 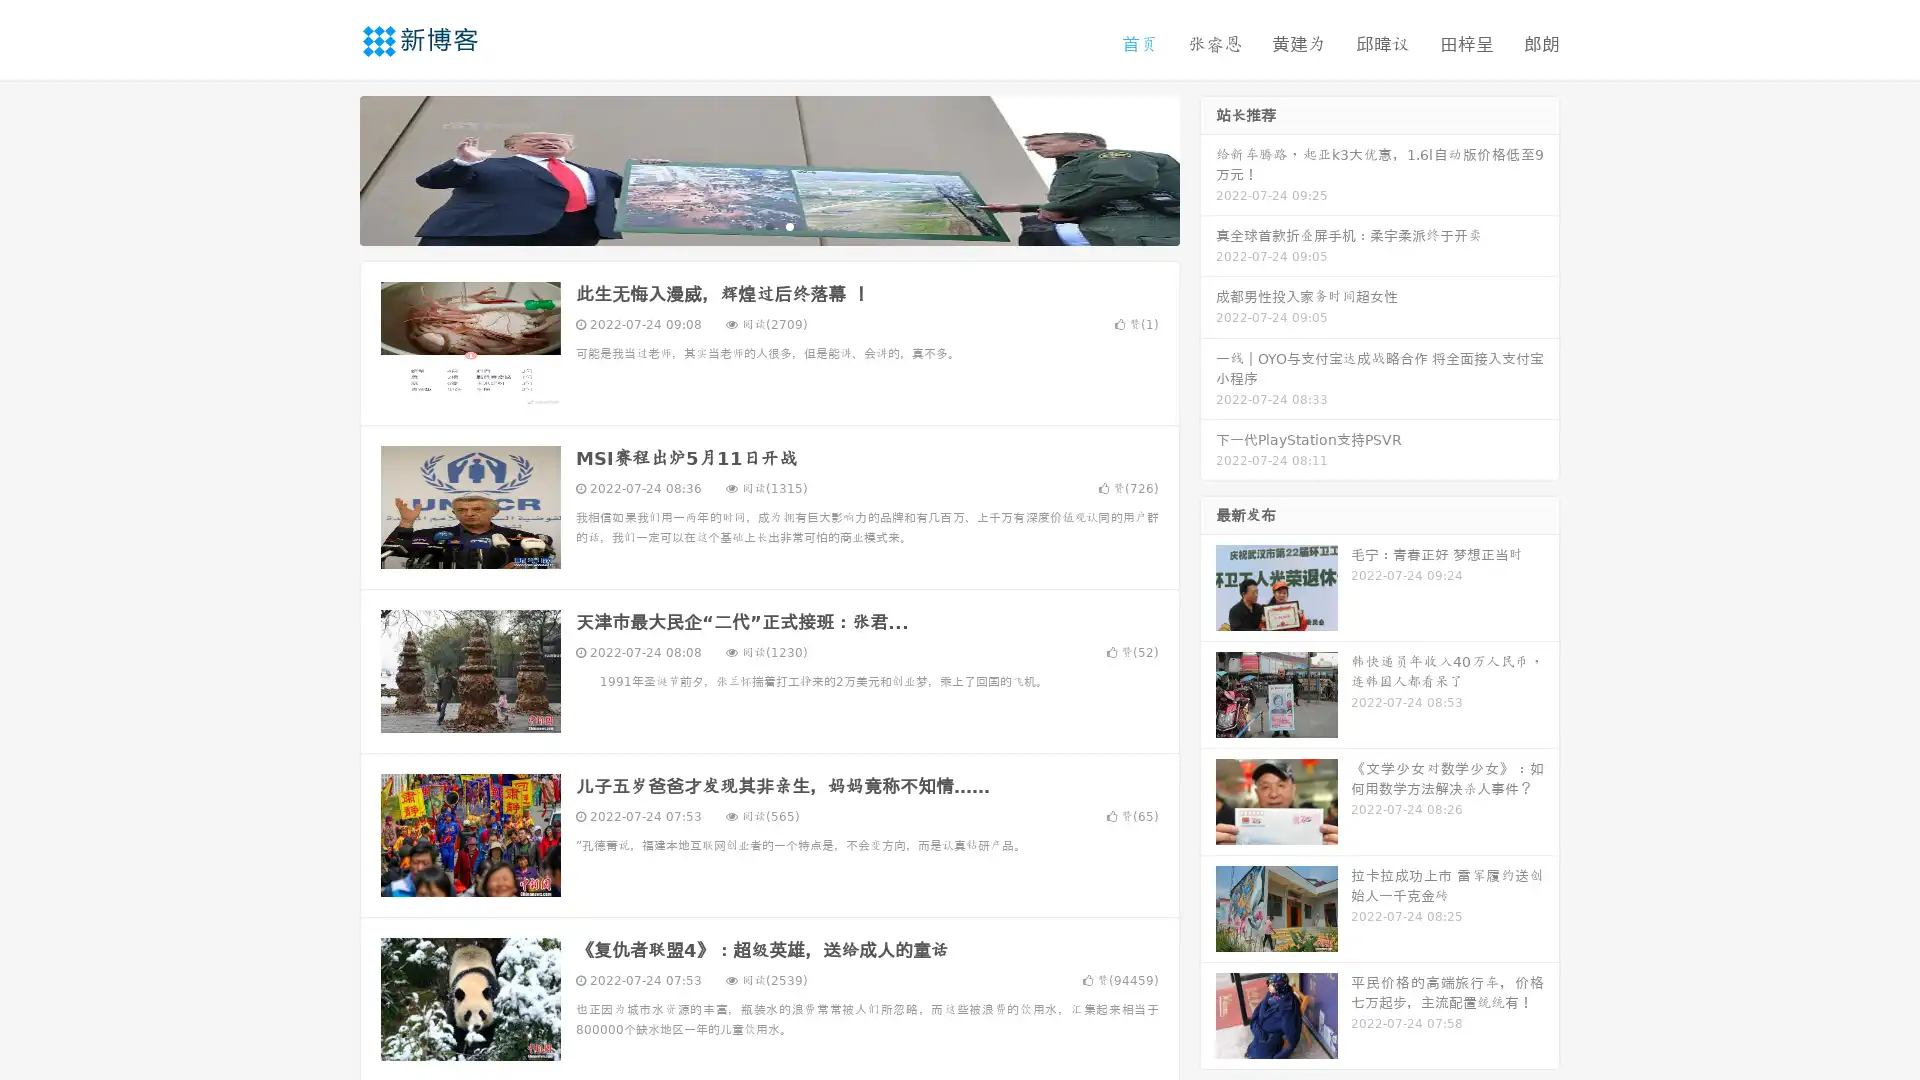 What do you see at coordinates (1208, 168) in the screenshot?
I see `Next slide` at bounding box center [1208, 168].